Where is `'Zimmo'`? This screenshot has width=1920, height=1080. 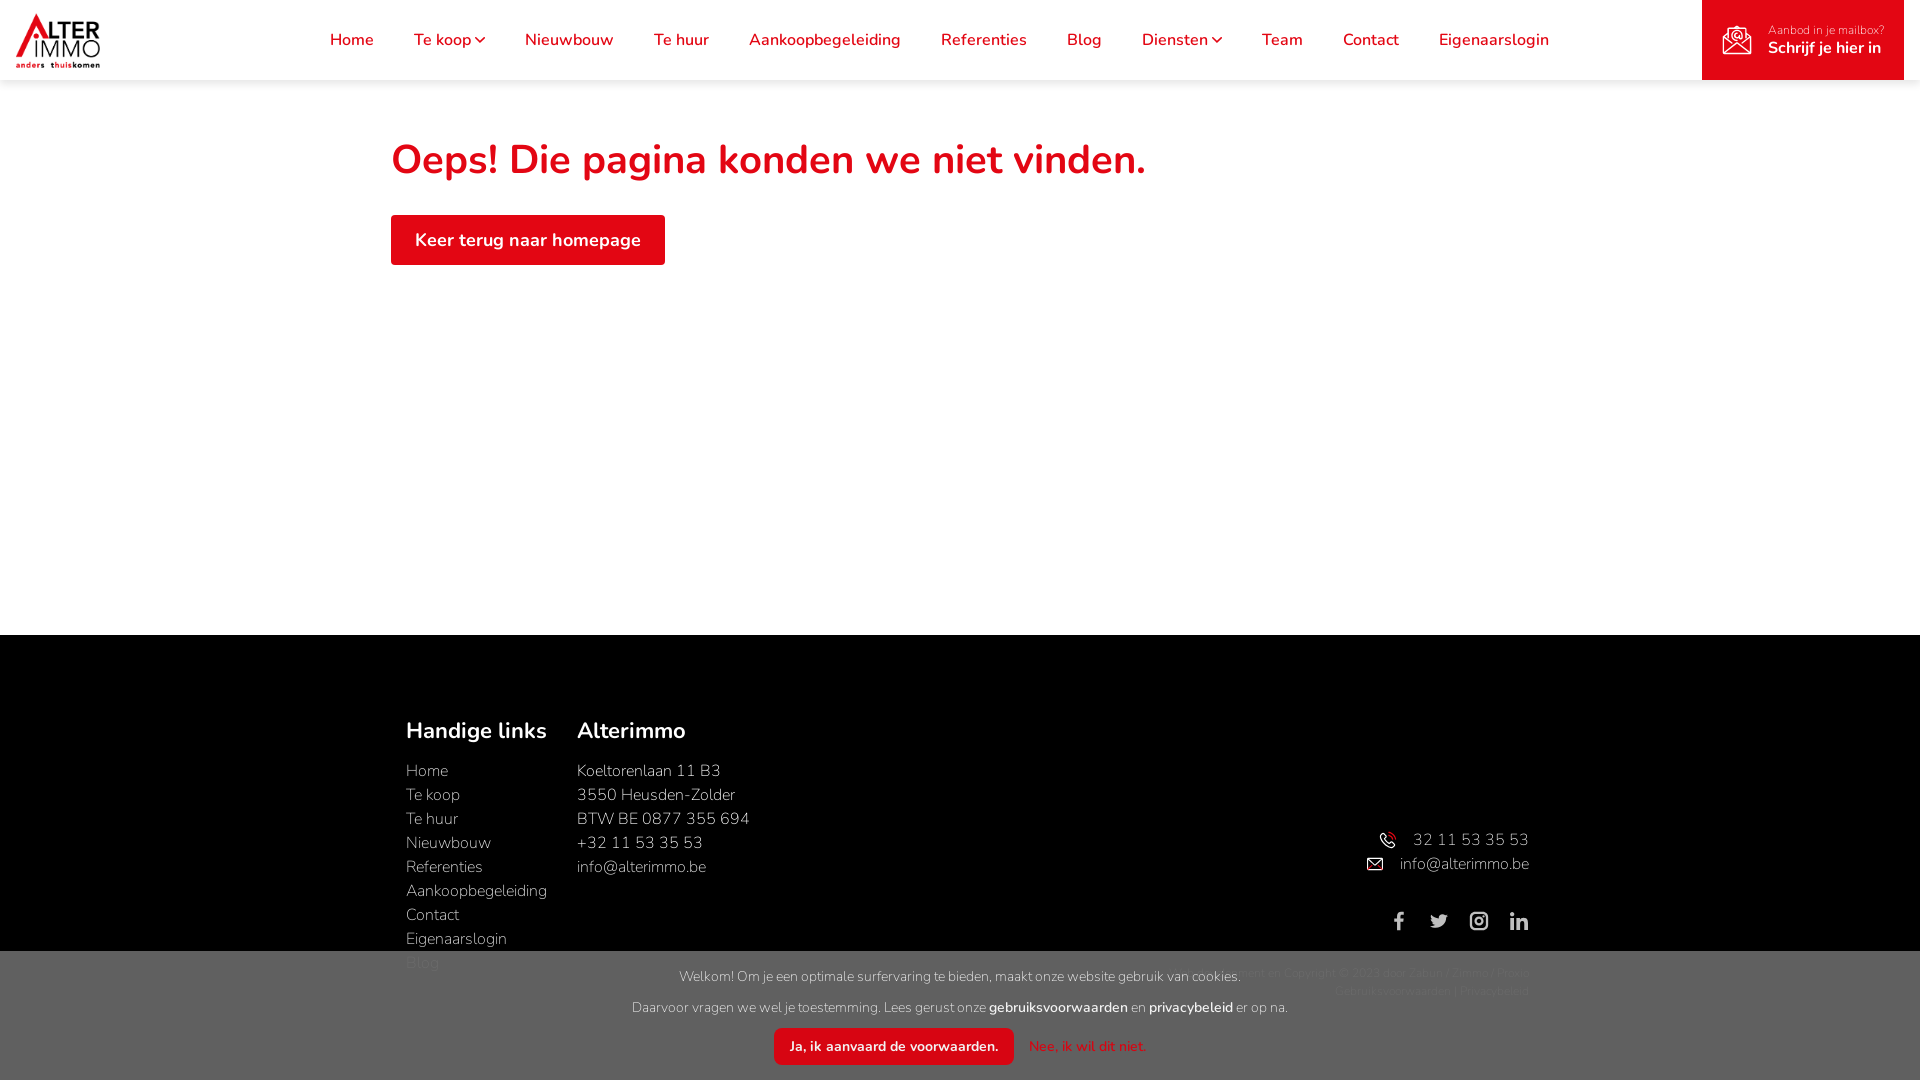
'Zimmo' is located at coordinates (1451, 971).